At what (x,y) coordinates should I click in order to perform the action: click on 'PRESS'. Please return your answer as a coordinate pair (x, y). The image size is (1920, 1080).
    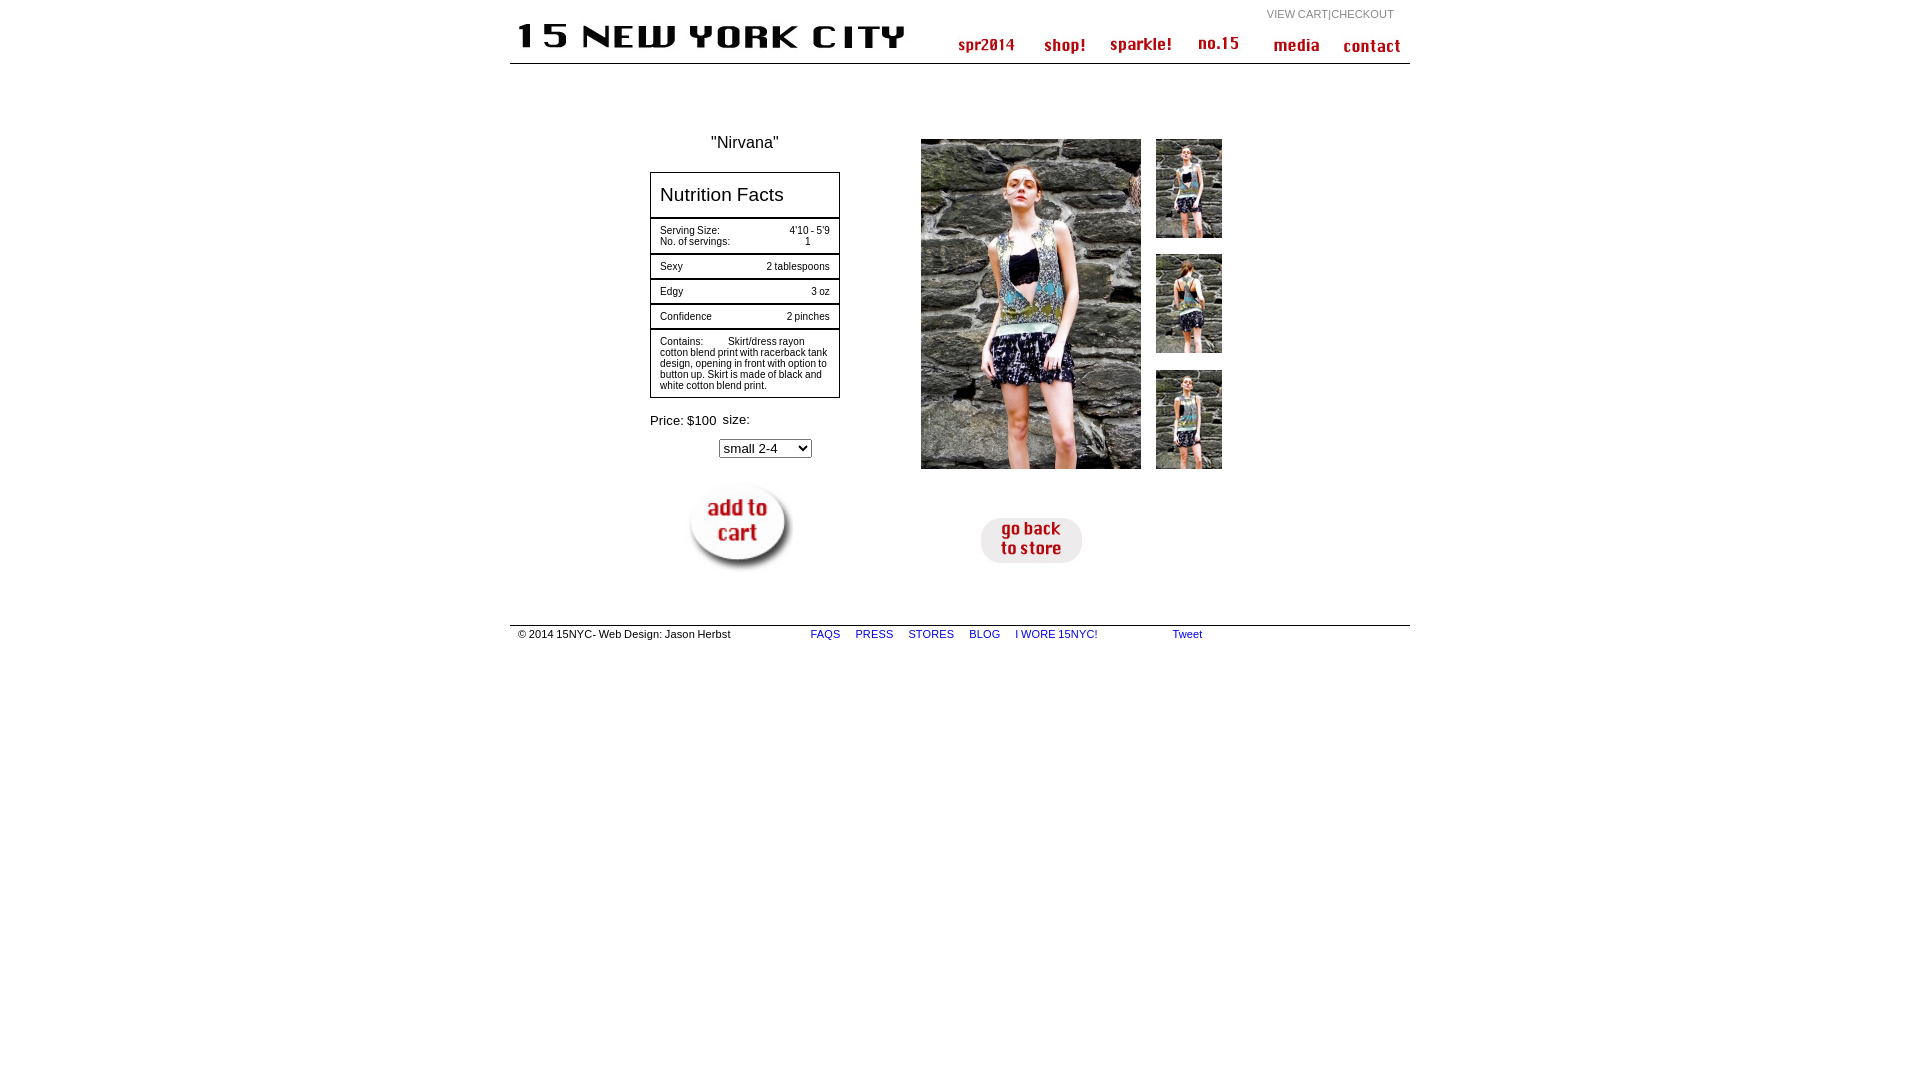
    Looking at the image, I should click on (854, 633).